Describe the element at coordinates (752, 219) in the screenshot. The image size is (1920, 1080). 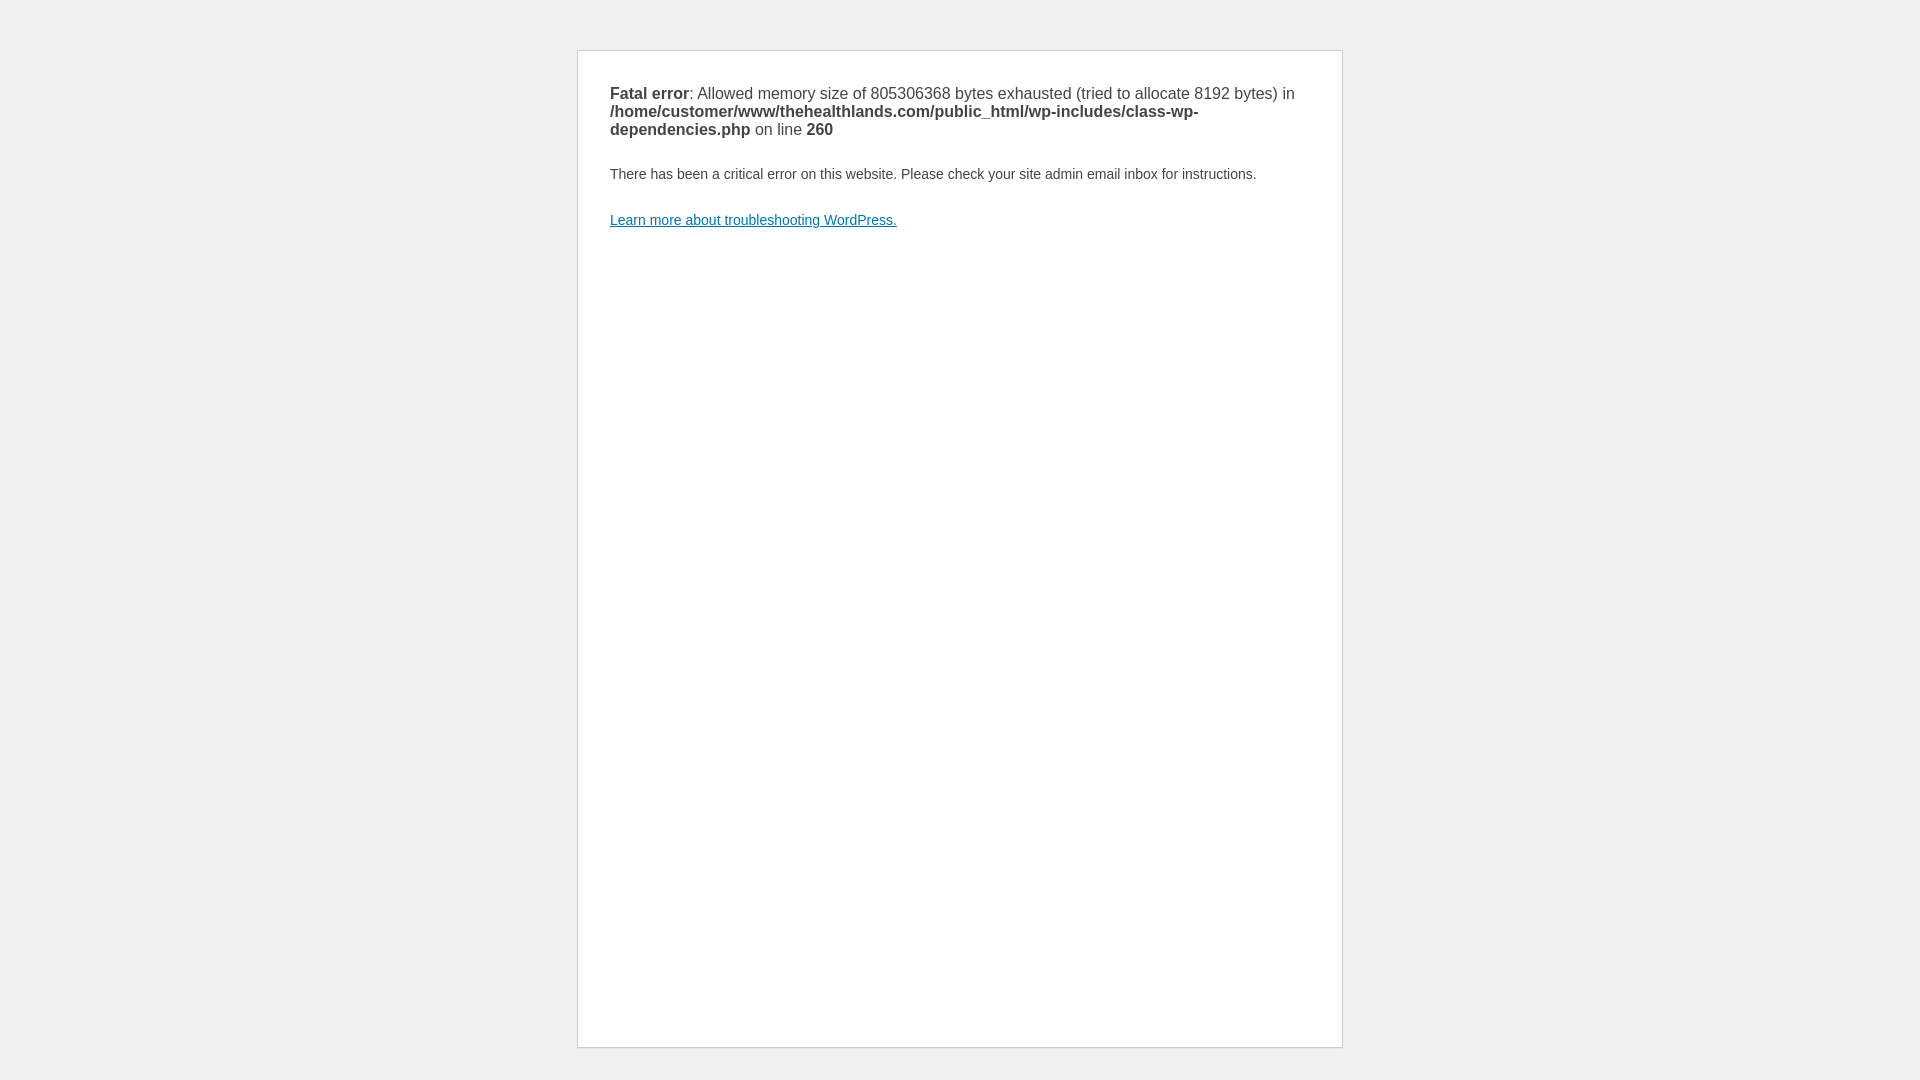
I see `'Learn more about troubleshooting WordPress.'` at that location.